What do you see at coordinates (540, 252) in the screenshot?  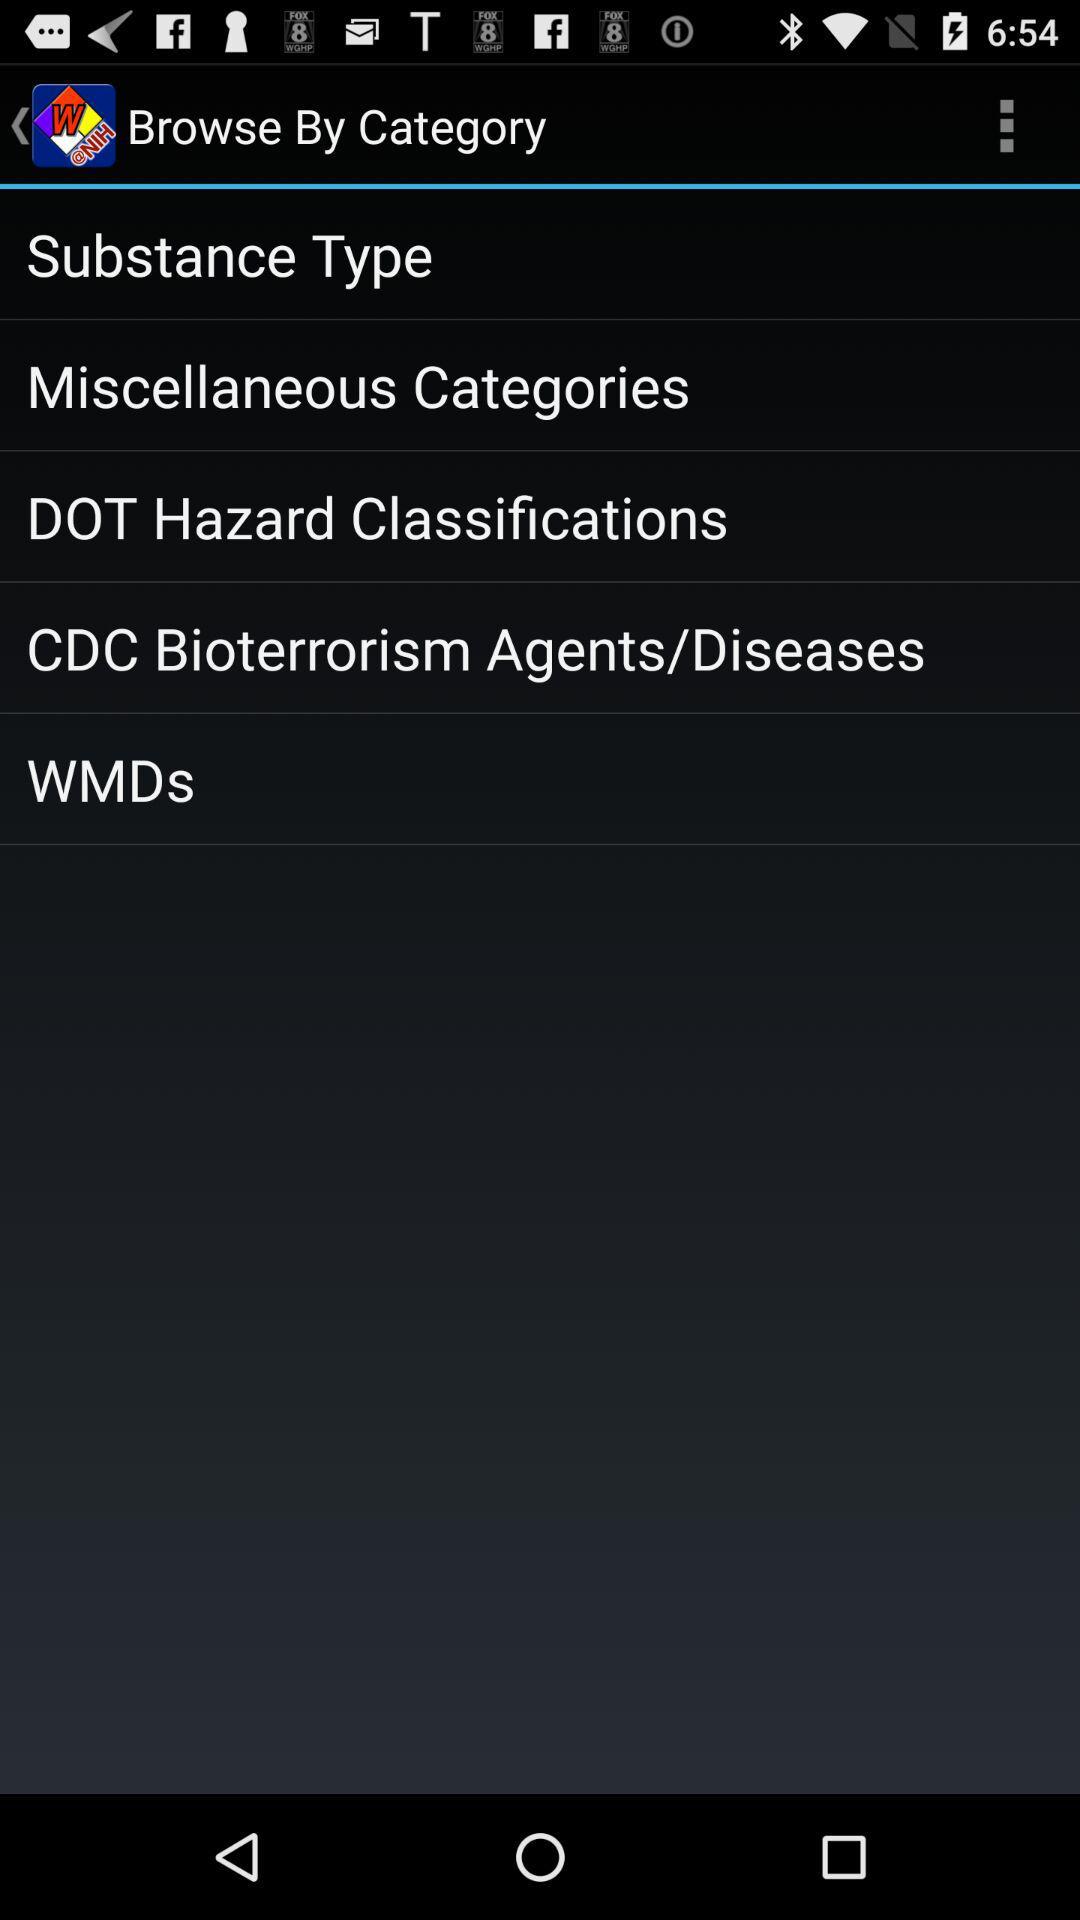 I see `substance type` at bounding box center [540, 252].